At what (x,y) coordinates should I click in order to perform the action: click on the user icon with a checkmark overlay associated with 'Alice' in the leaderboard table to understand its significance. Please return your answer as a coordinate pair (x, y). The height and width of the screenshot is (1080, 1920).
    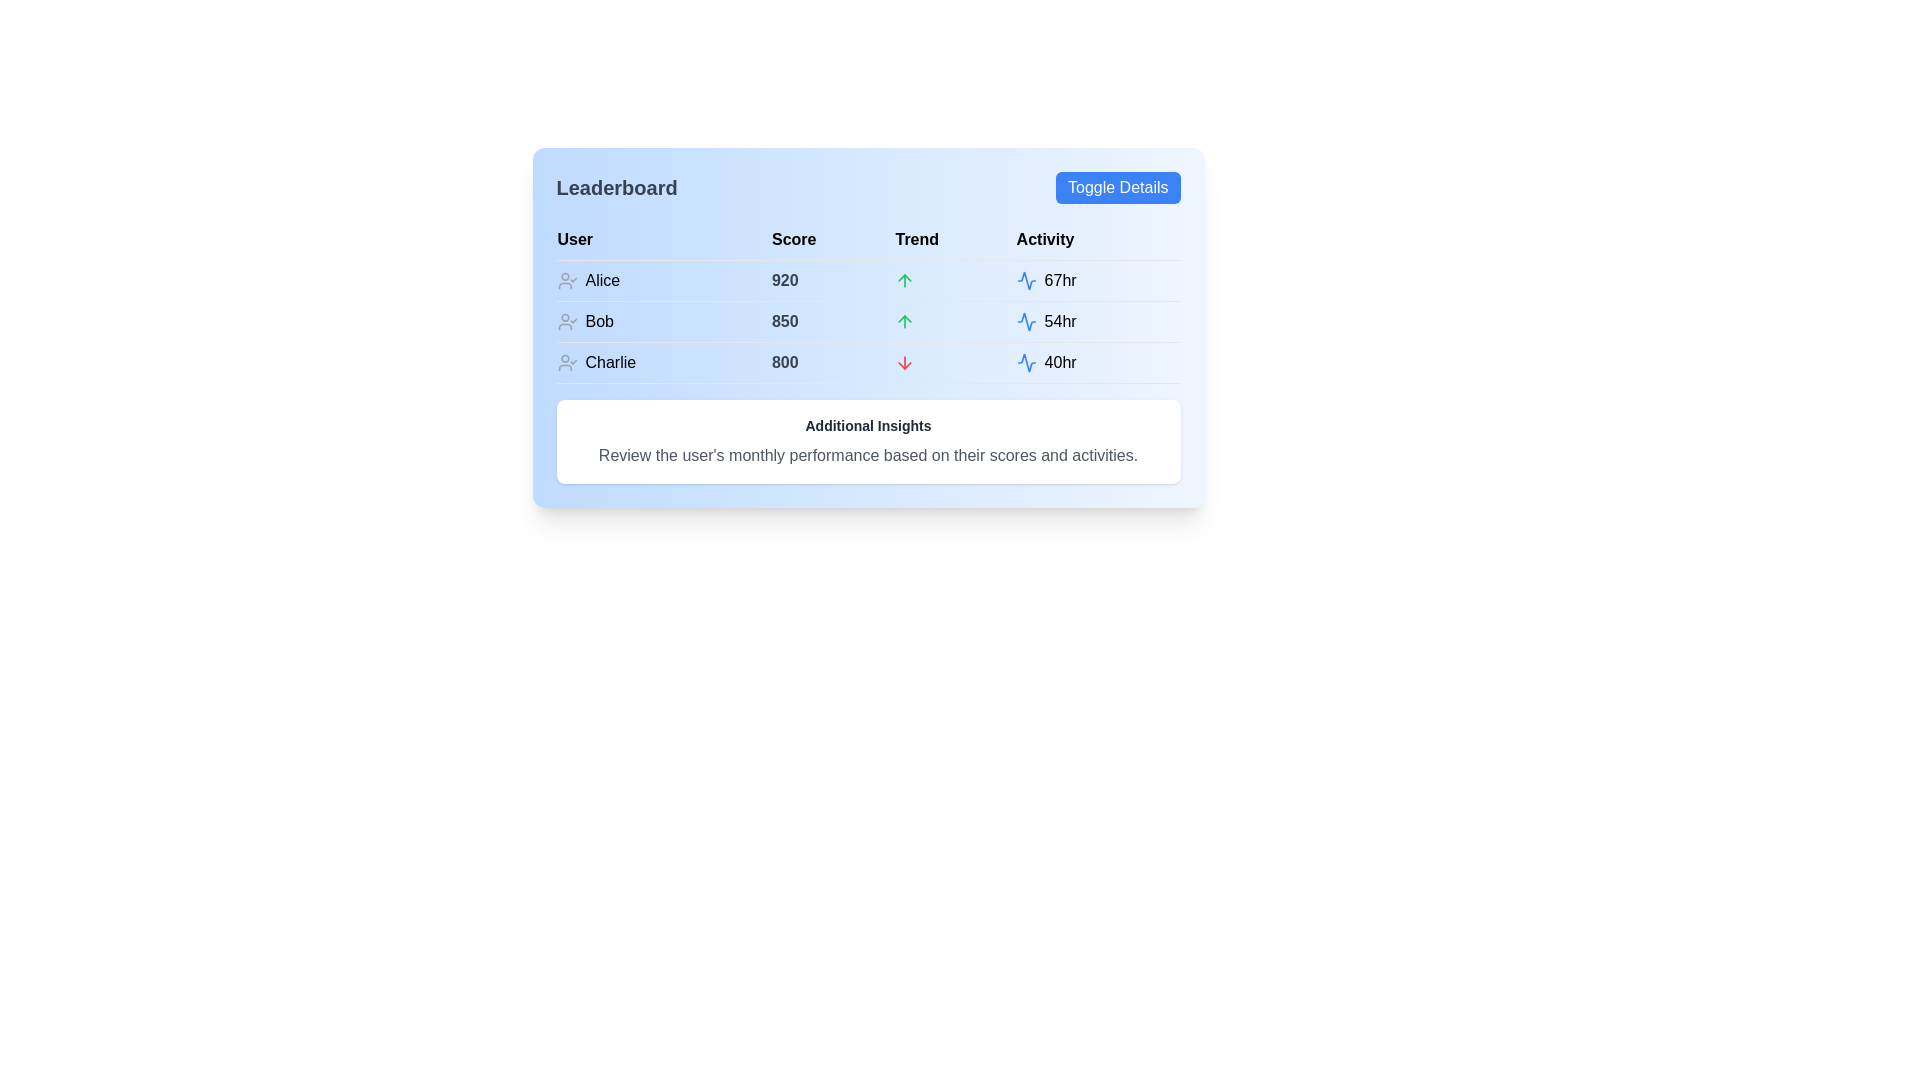
    Looking at the image, I should click on (566, 281).